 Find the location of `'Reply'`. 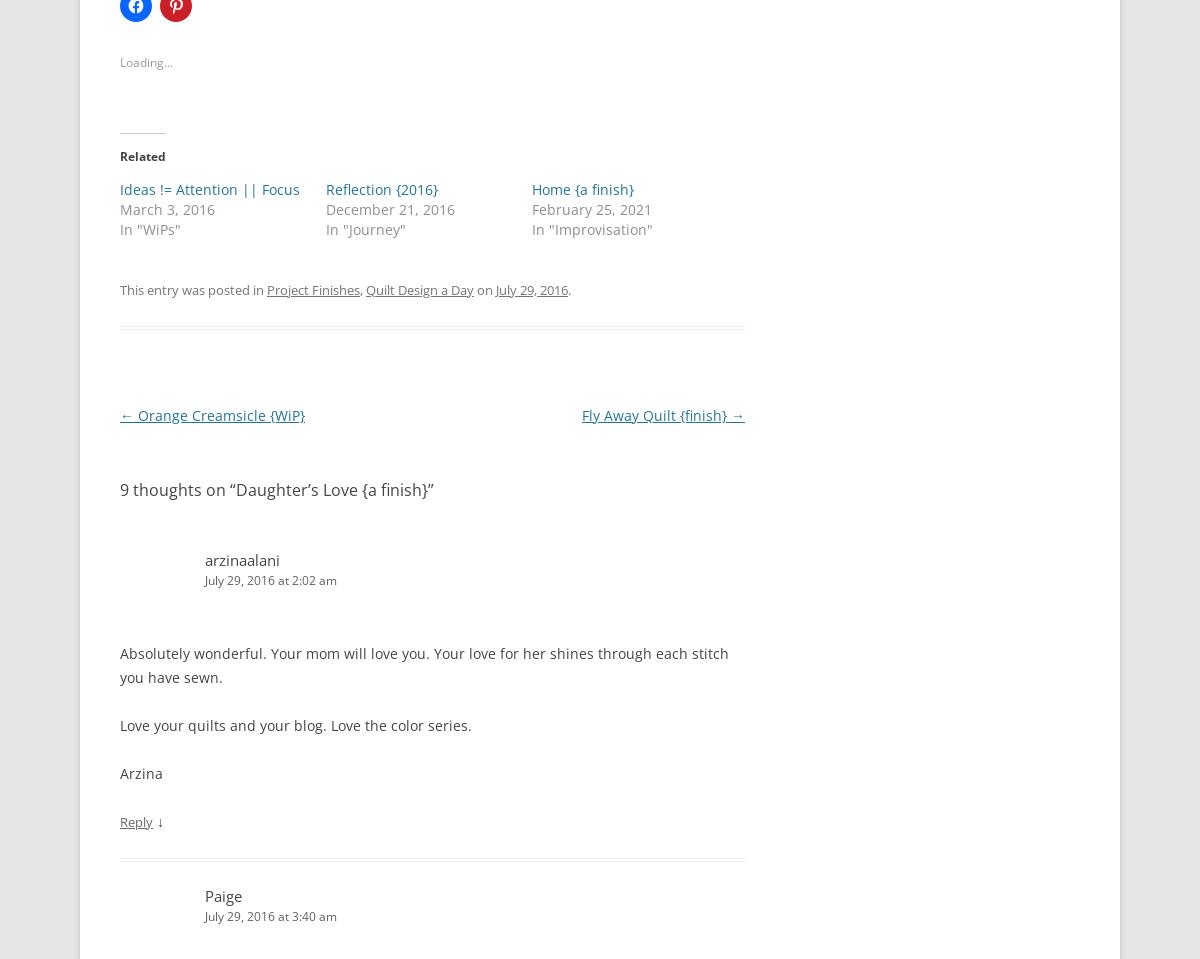

'Reply' is located at coordinates (136, 820).